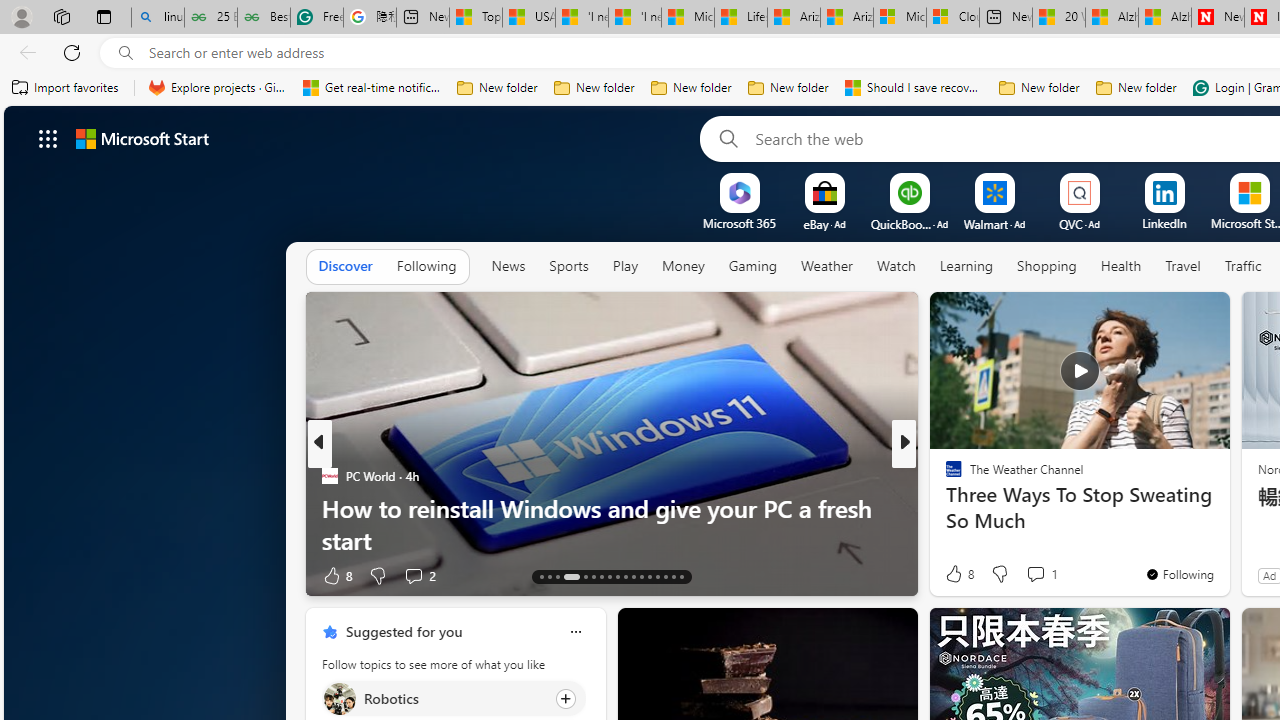  I want to click on 'Shopping', so click(1046, 266).